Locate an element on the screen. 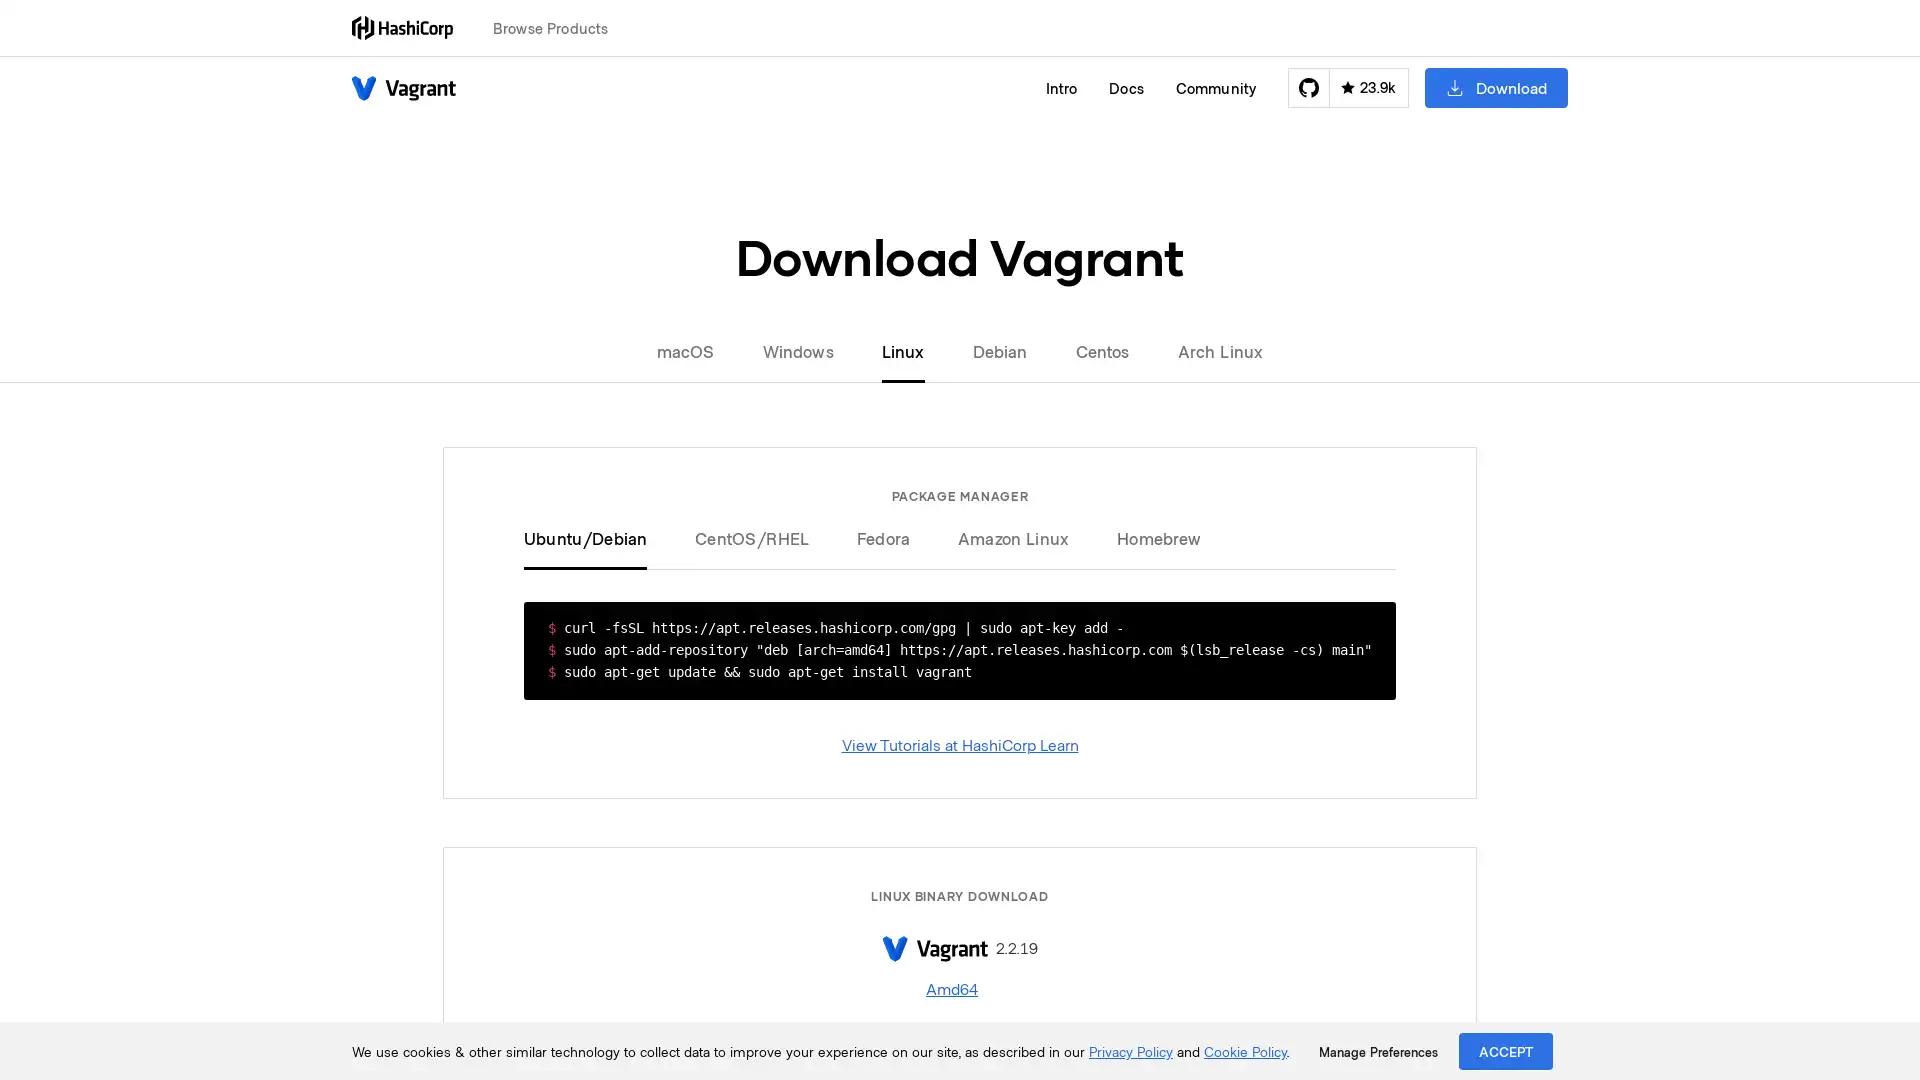 This screenshot has height=1080, width=1920. Windows is located at coordinates (796, 350).